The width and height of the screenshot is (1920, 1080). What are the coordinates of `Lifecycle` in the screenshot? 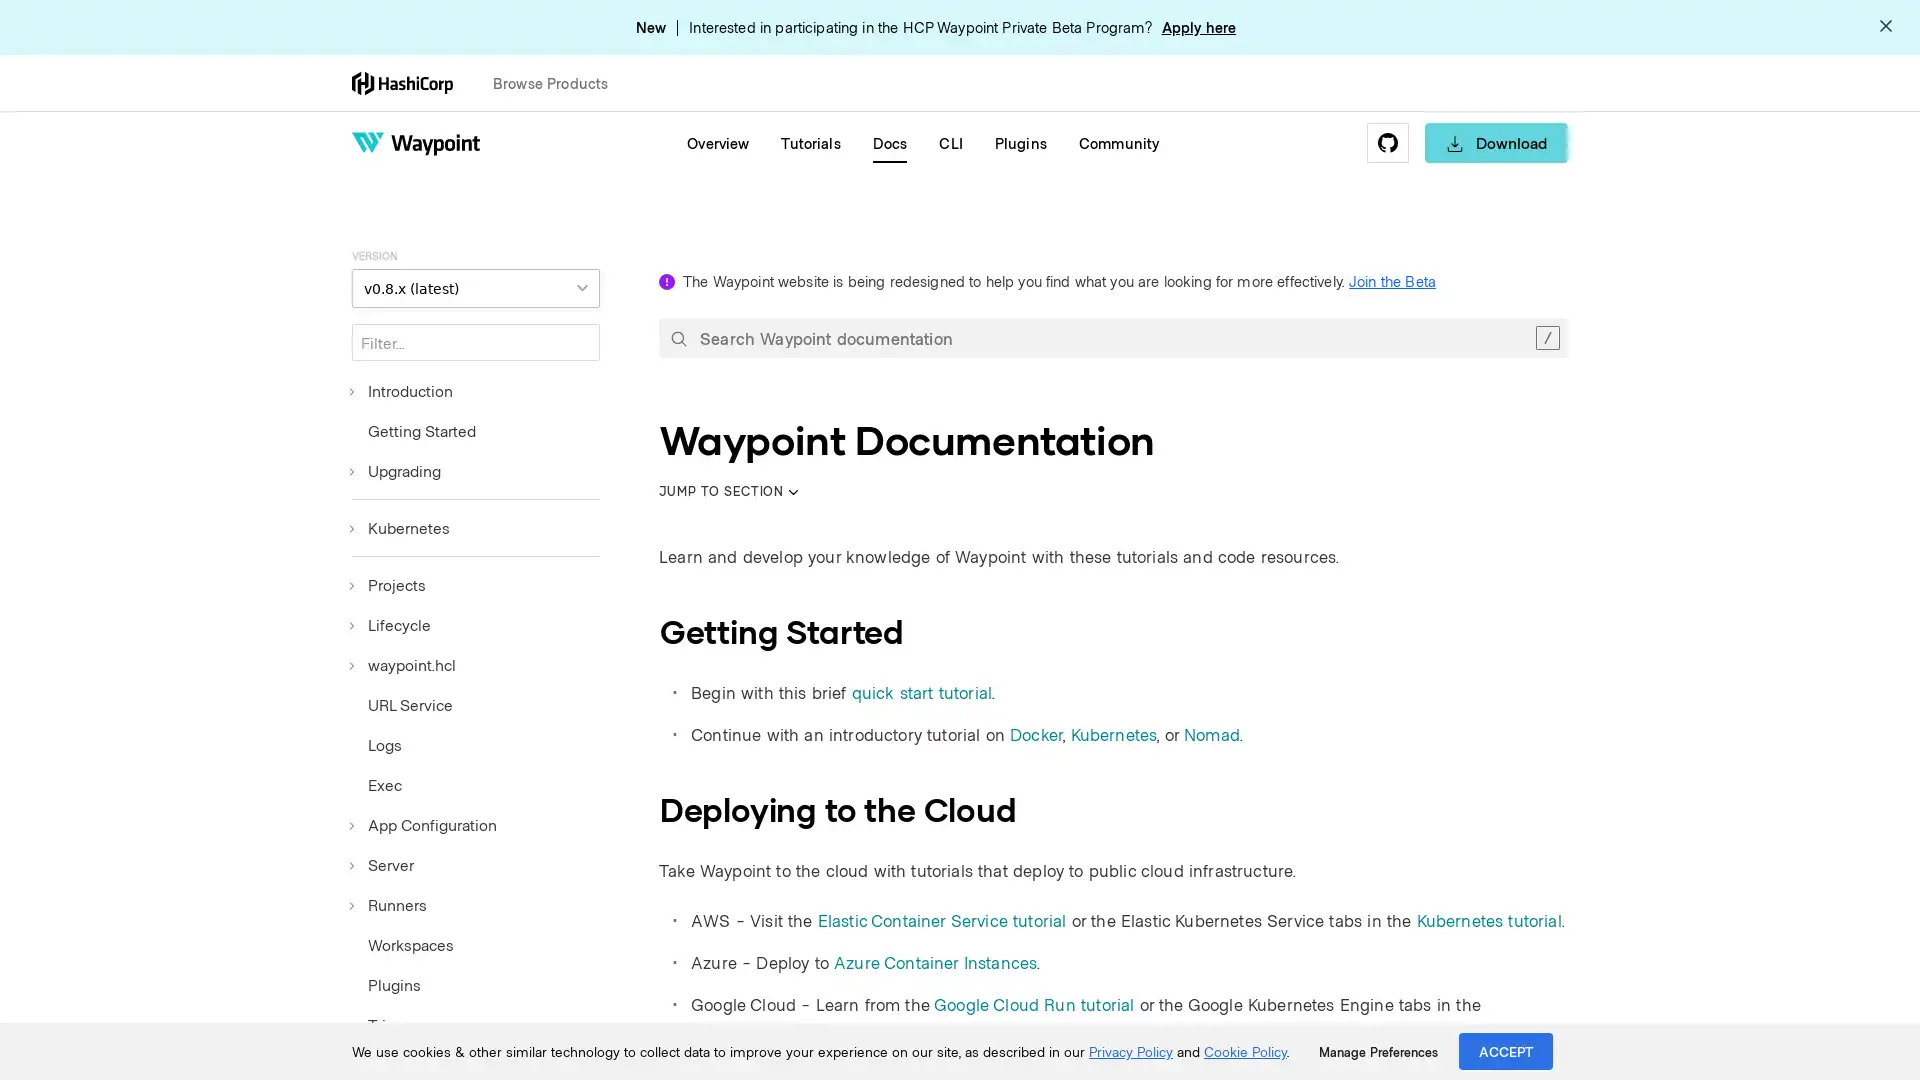 It's located at (391, 623).